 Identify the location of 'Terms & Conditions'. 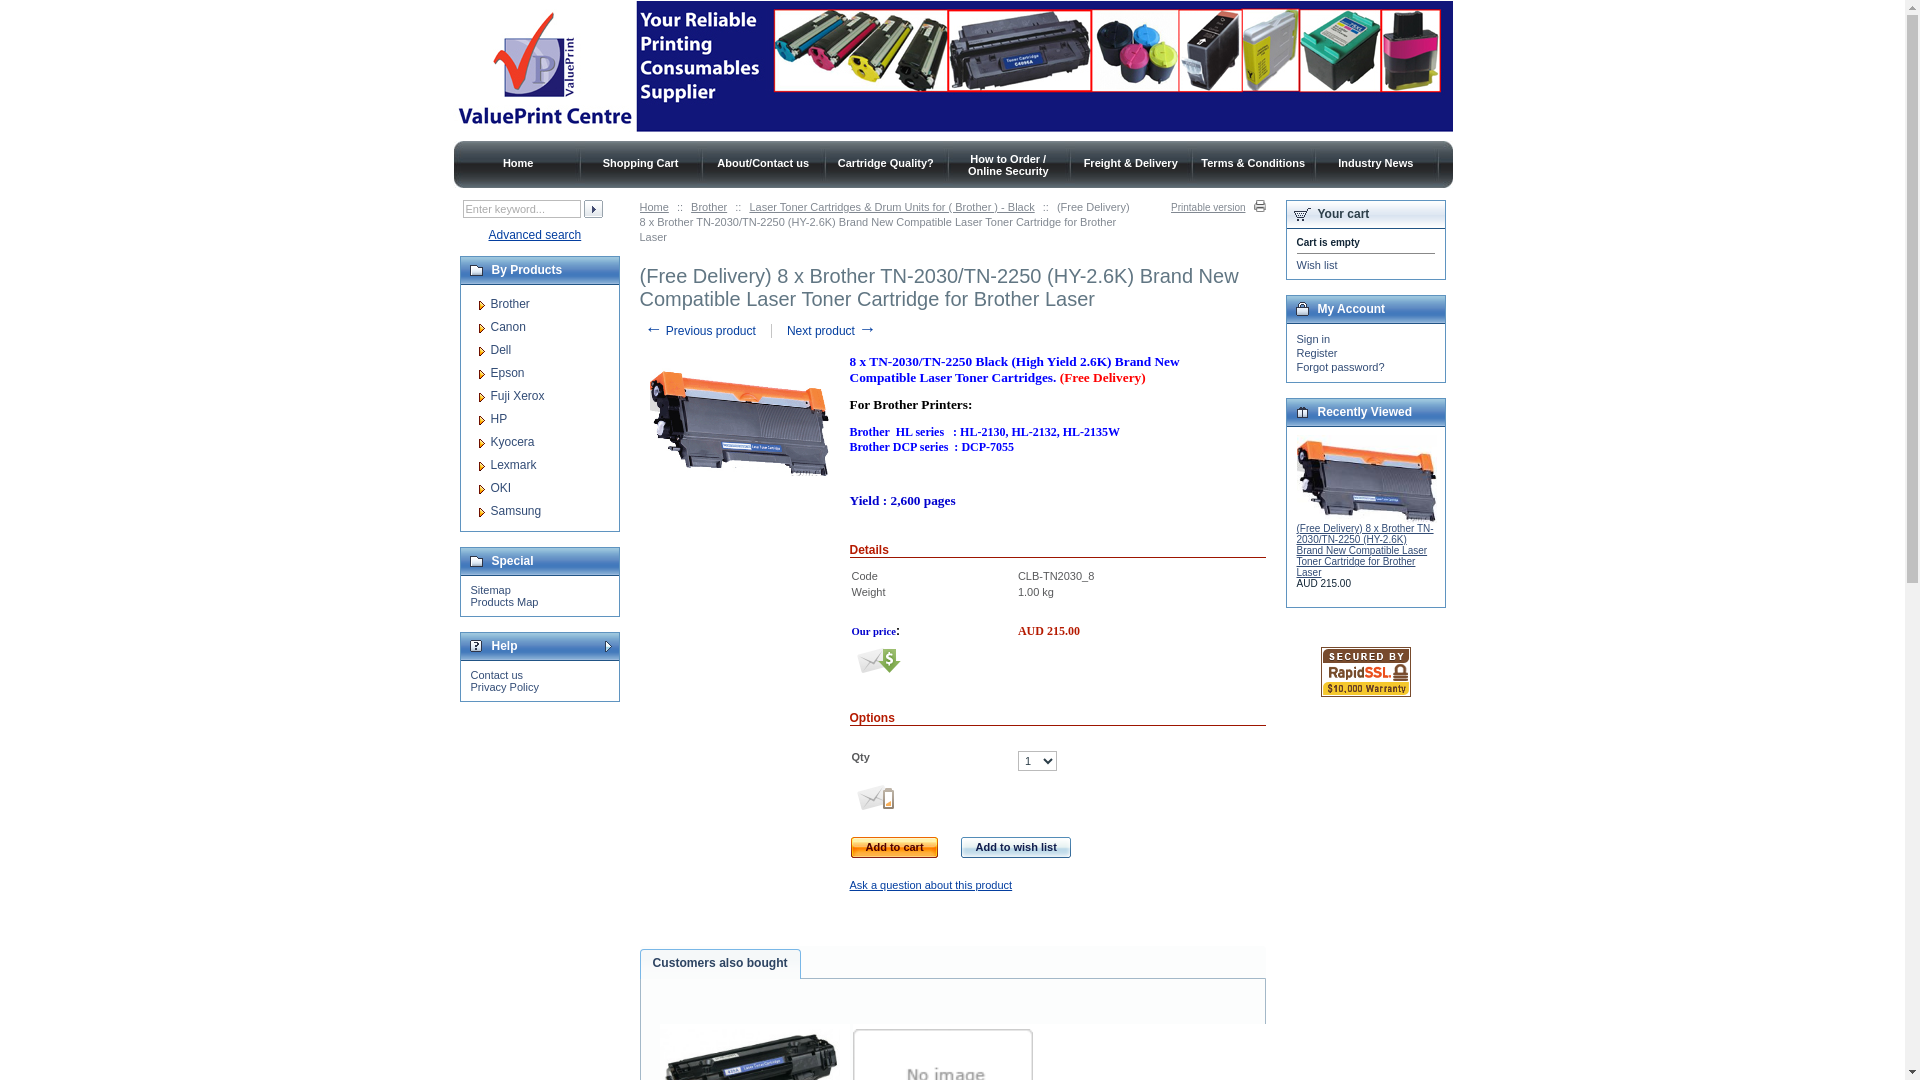
(1251, 161).